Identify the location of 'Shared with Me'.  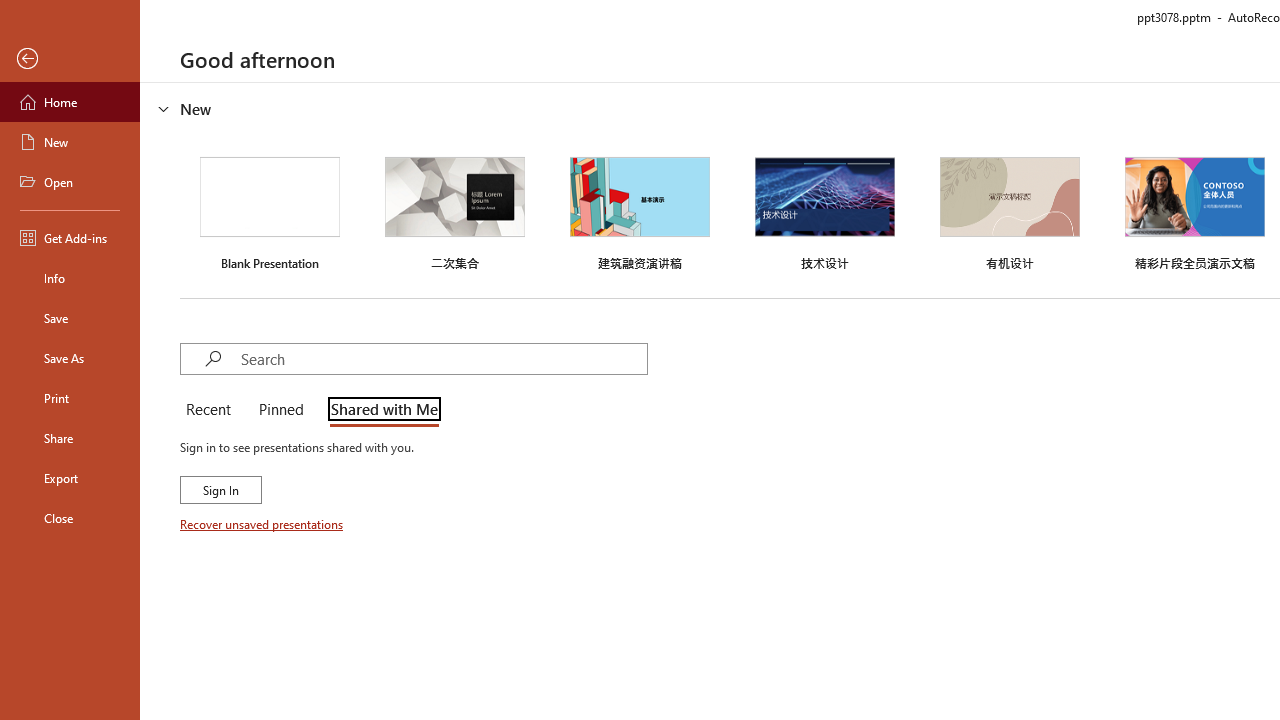
(380, 410).